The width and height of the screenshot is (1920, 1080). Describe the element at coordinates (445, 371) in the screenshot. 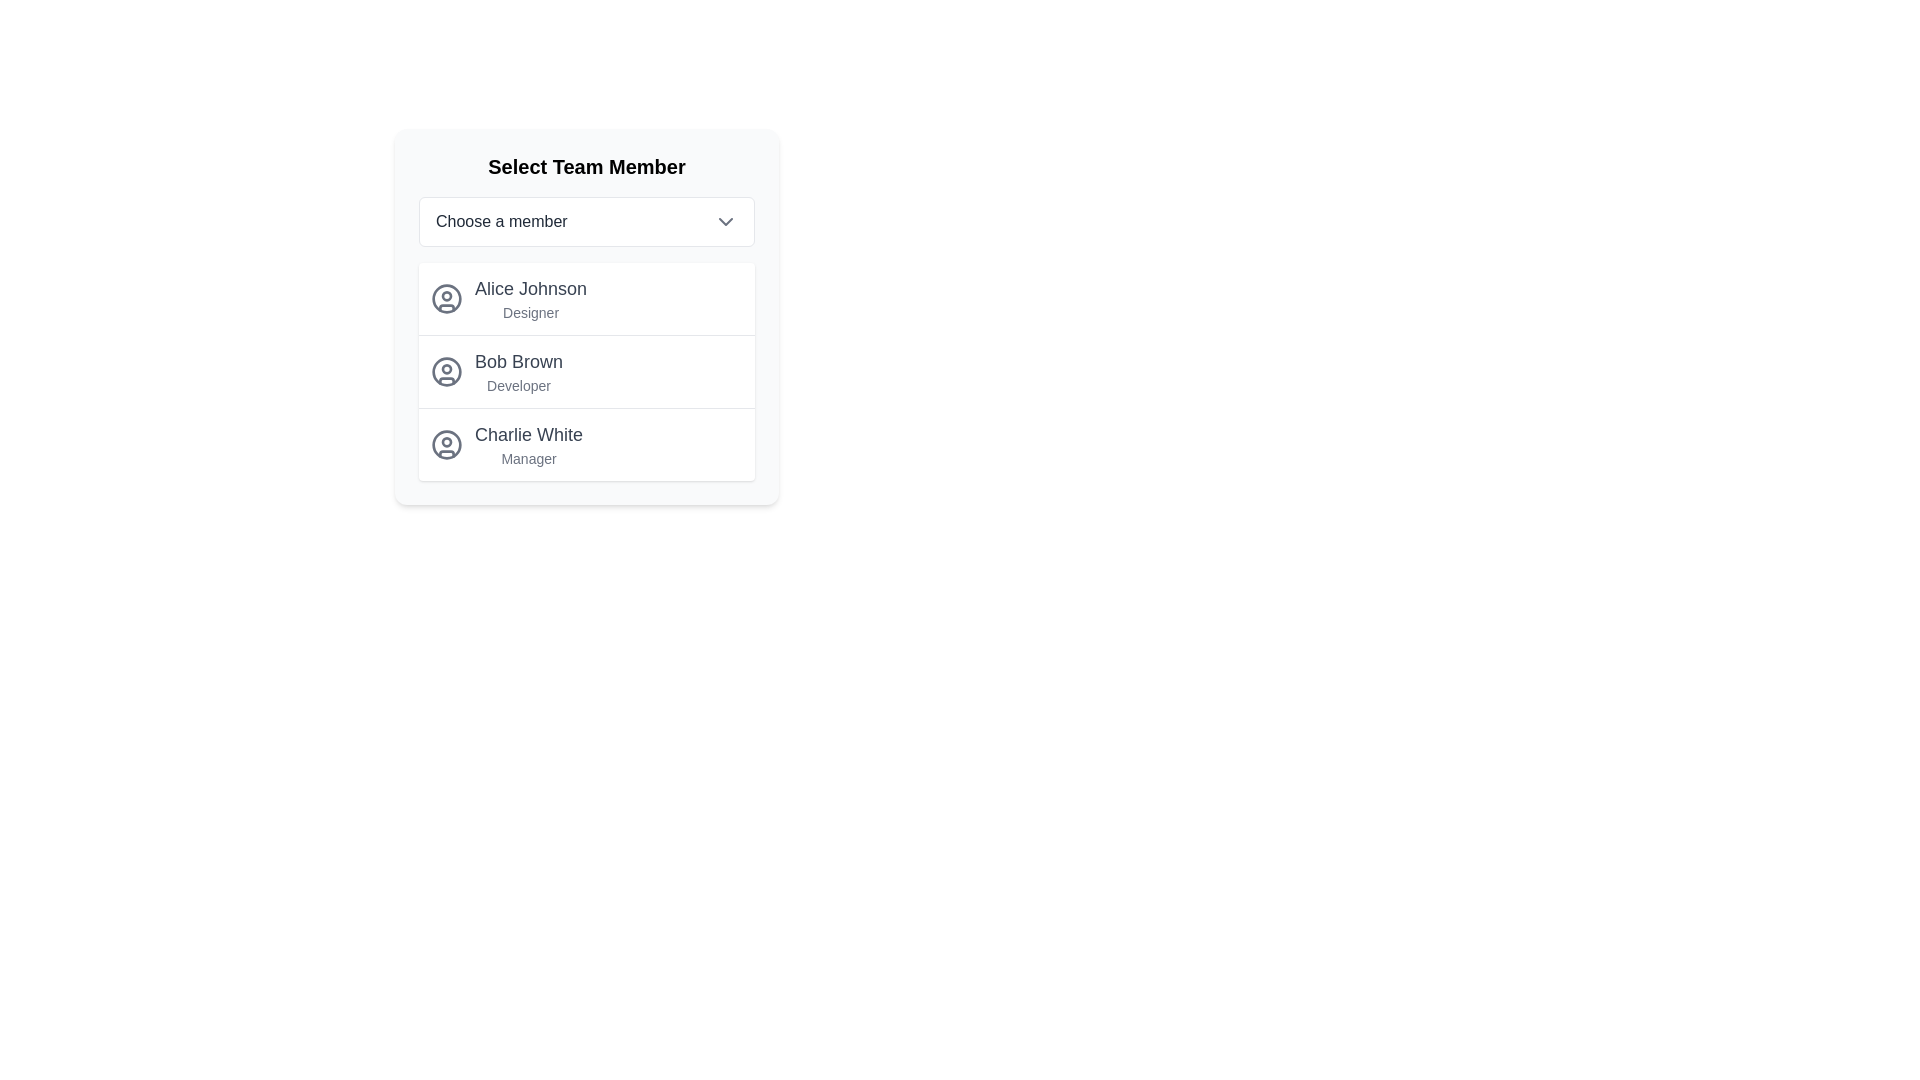

I see `the row containing the user profile icon representing 'Bob Brown Developer', which is a circular icon with a gray outline located to the left of the text` at that location.